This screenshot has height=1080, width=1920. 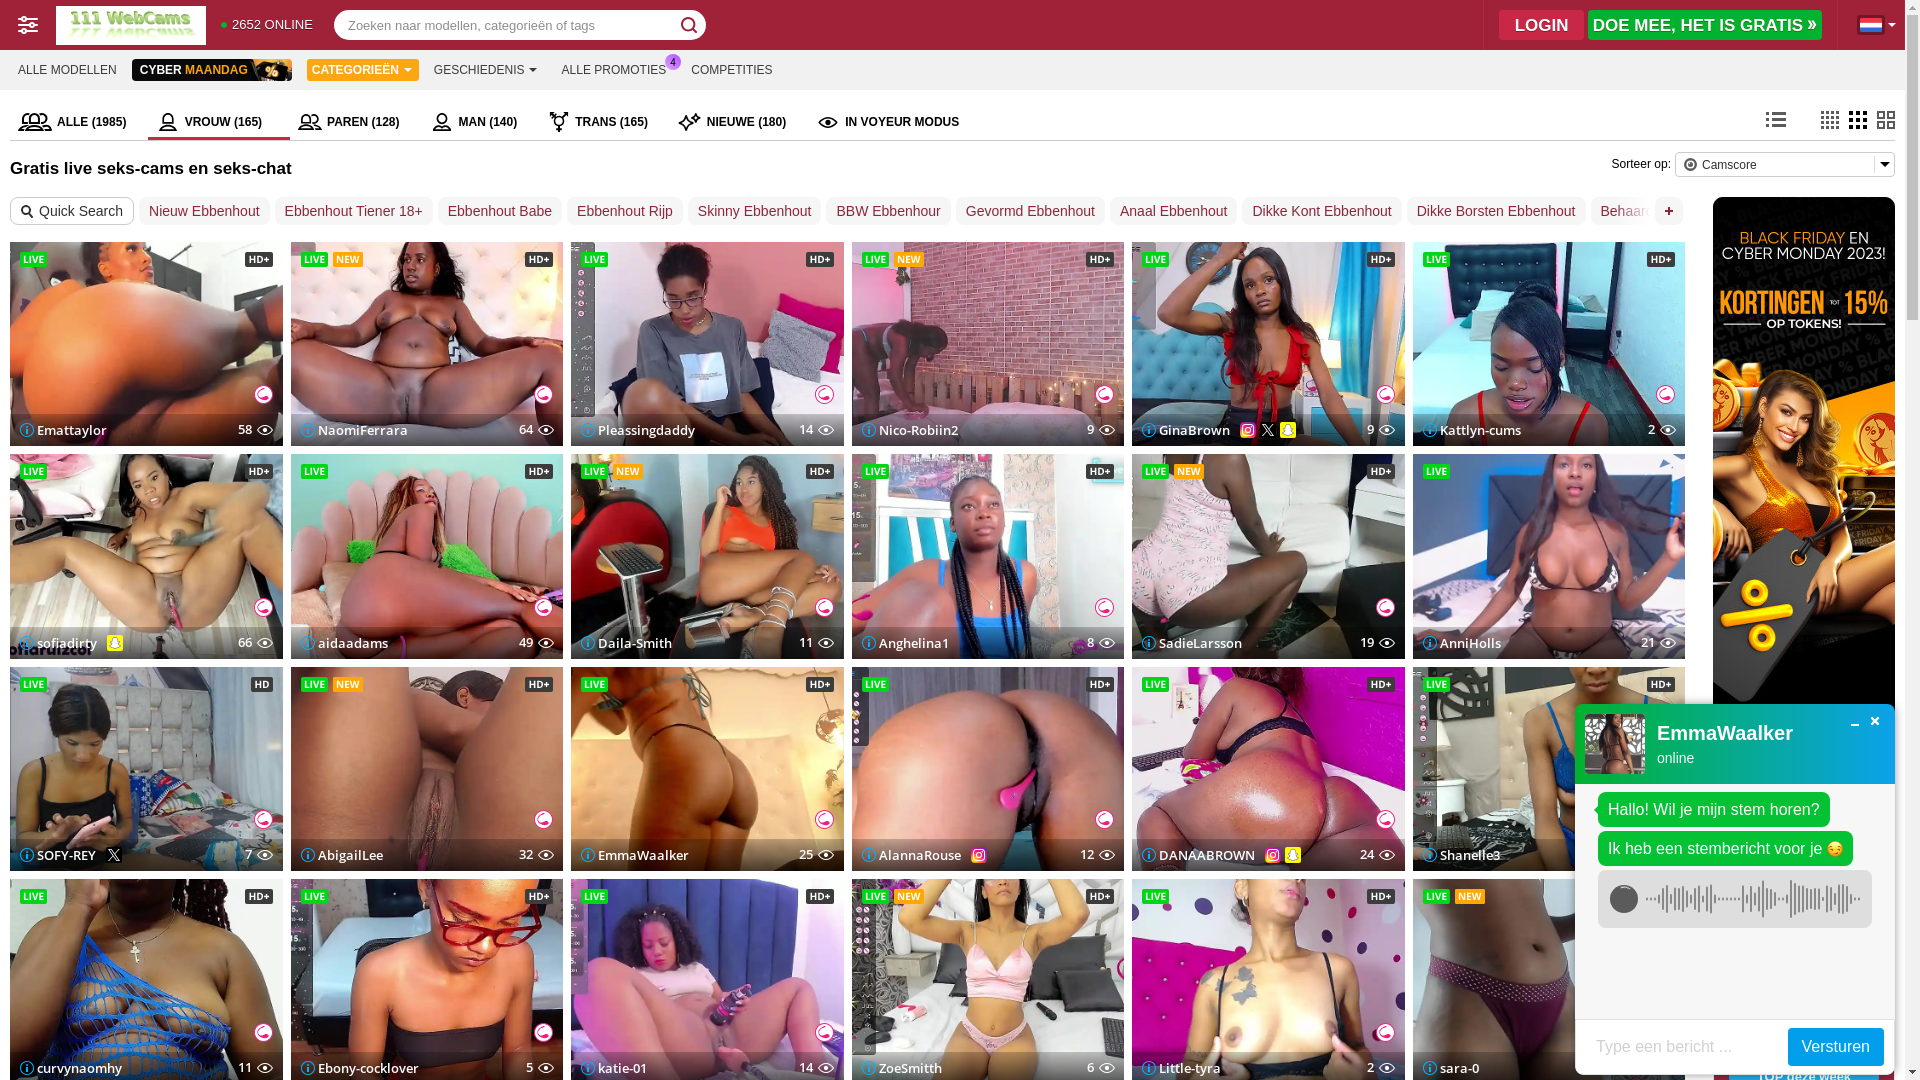 What do you see at coordinates (71, 1066) in the screenshot?
I see `'curvynaomhy'` at bounding box center [71, 1066].